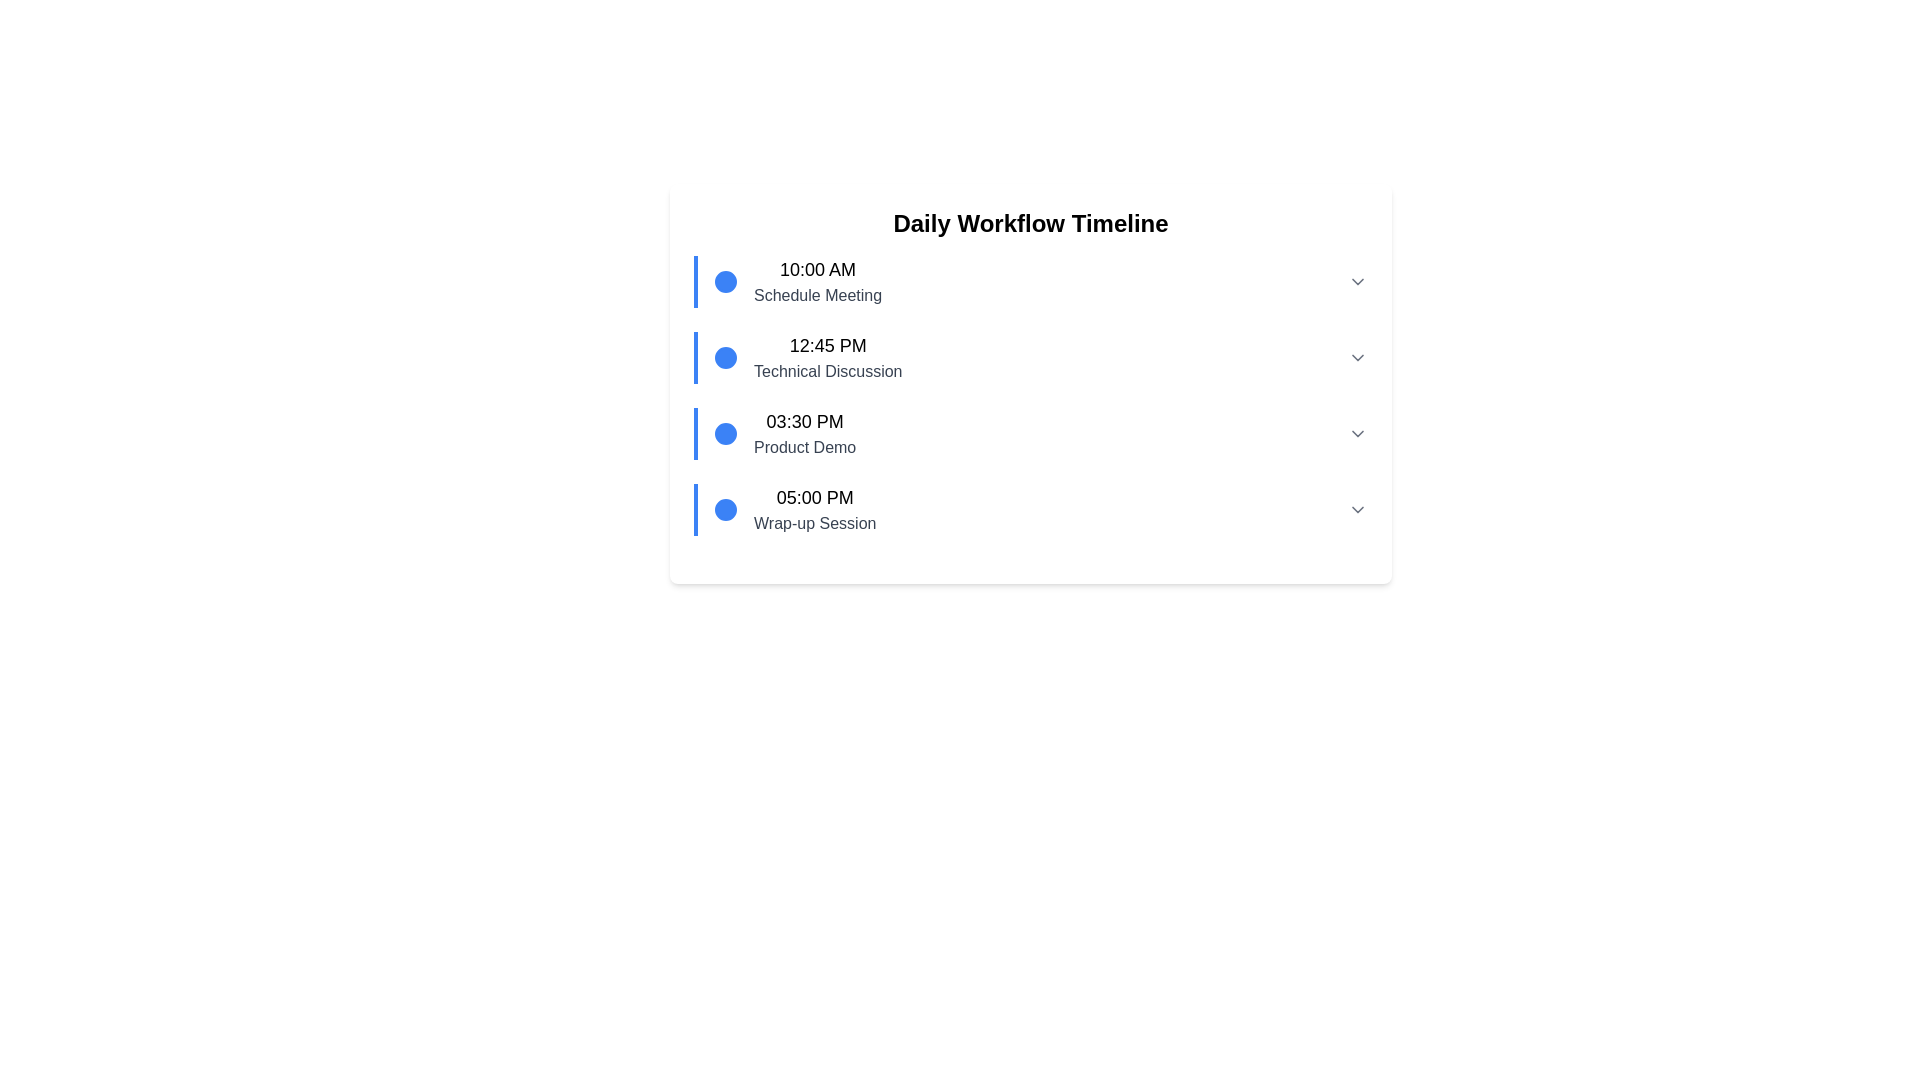  Describe the element at coordinates (724, 508) in the screenshot. I see `the SVG Circle marker that indicates the 'Wrap-up Session' at '05:00 PM' in the timeline` at that location.